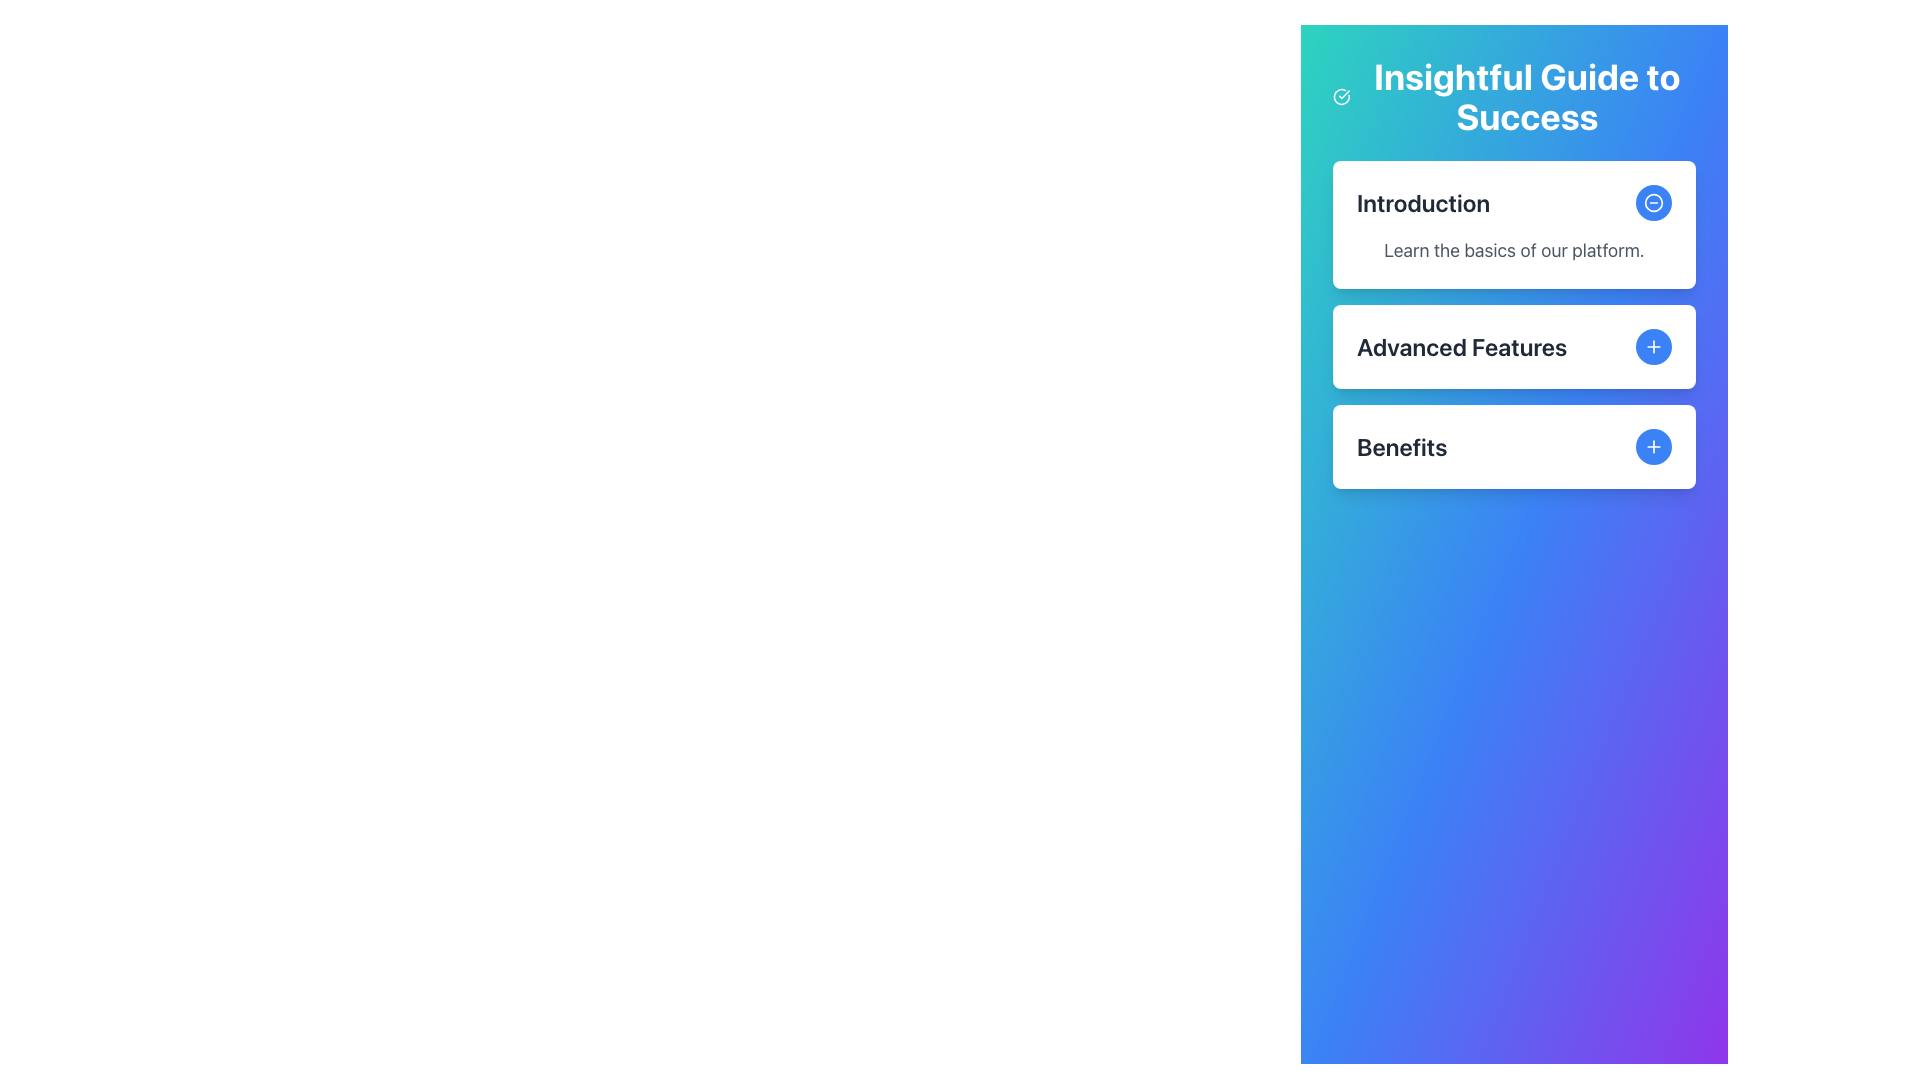  Describe the element at coordinates (1514, 446) in the screenshot. I see `the button associated with the 'Benefits' section, which is the last item in a vertical list below 'Advanced Features'` at that location.